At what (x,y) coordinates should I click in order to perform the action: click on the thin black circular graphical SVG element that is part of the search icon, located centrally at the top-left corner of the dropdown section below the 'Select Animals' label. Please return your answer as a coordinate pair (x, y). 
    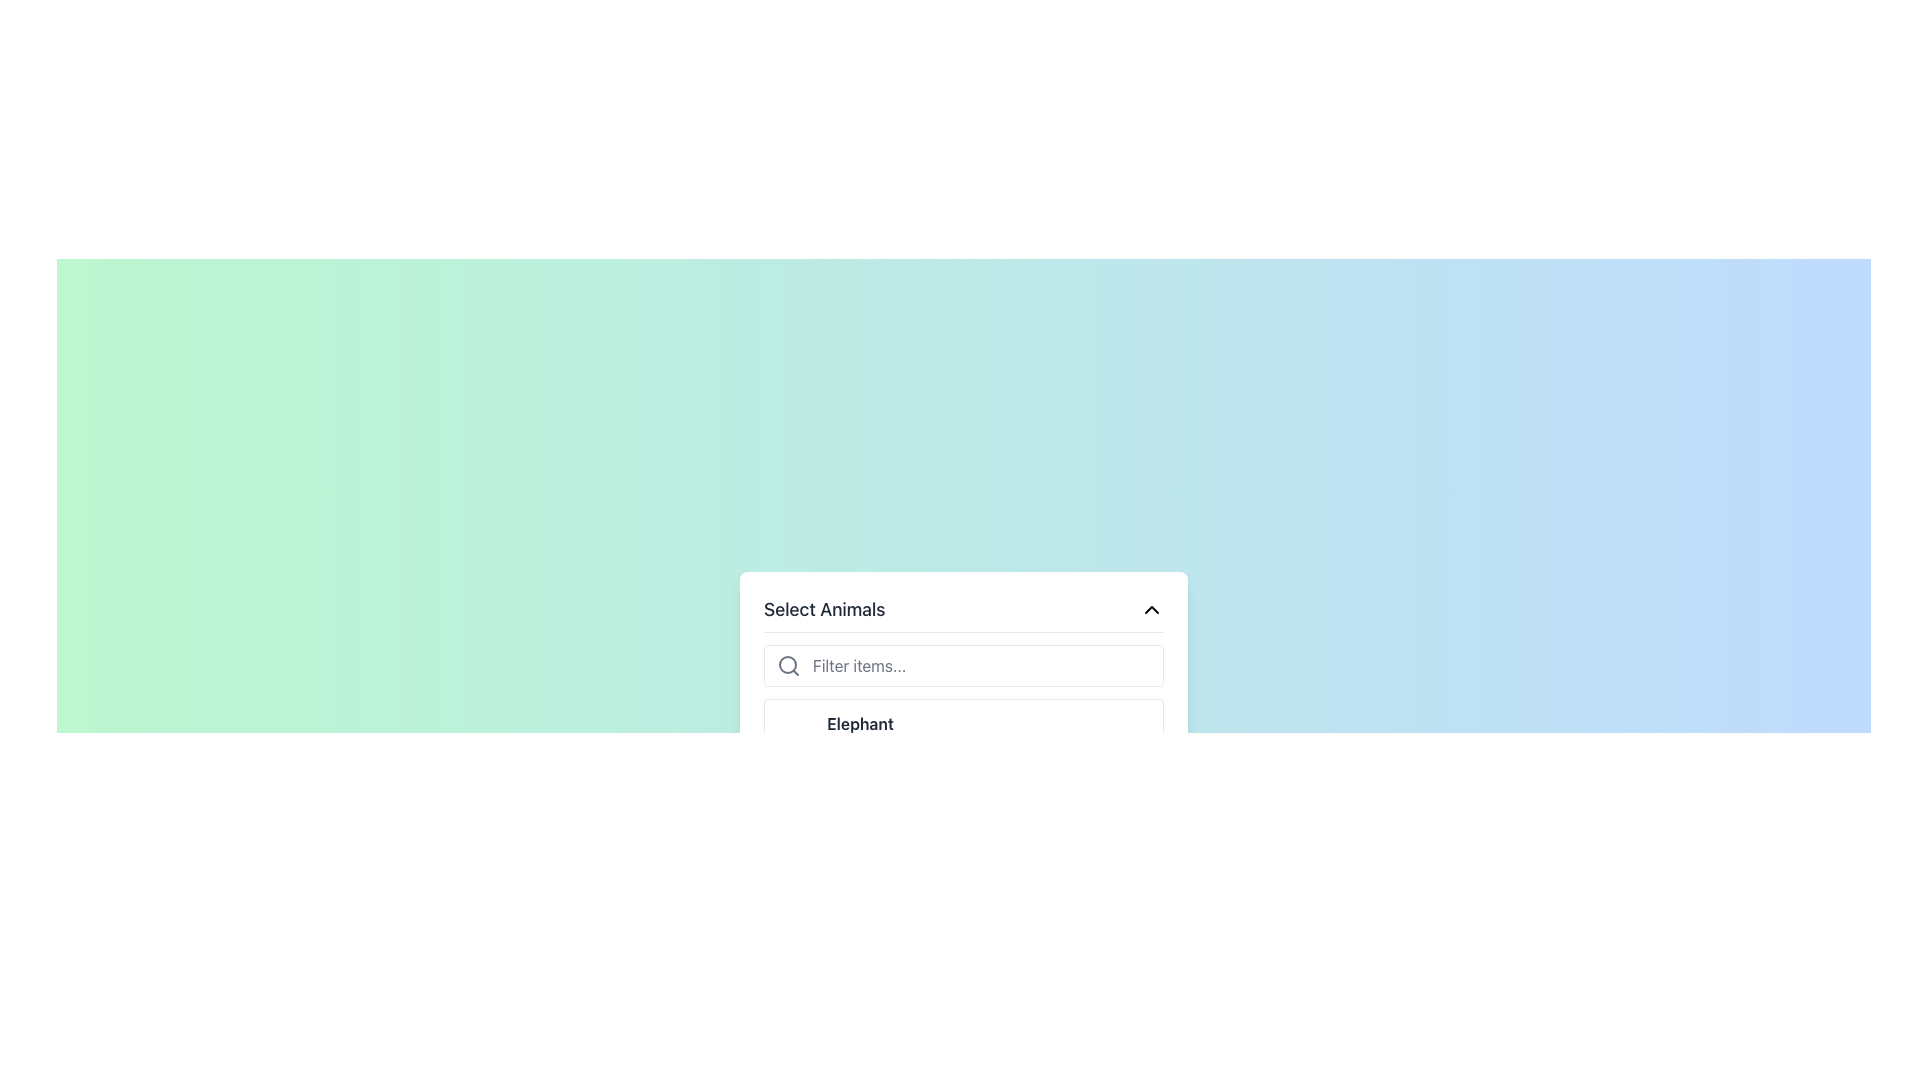
    Looking at the image, I should click on (786, 664).